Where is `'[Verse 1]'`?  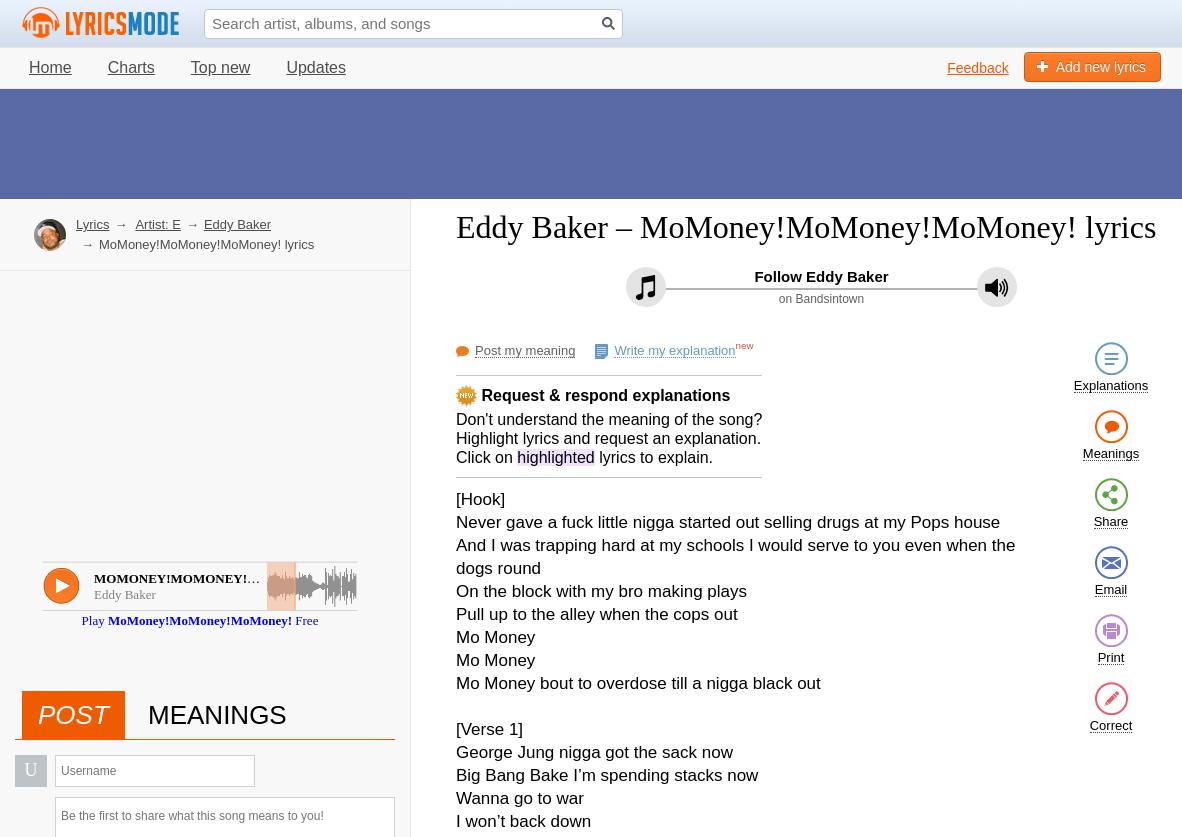
'[Verse 1]' is located at coordinates (488, 728).